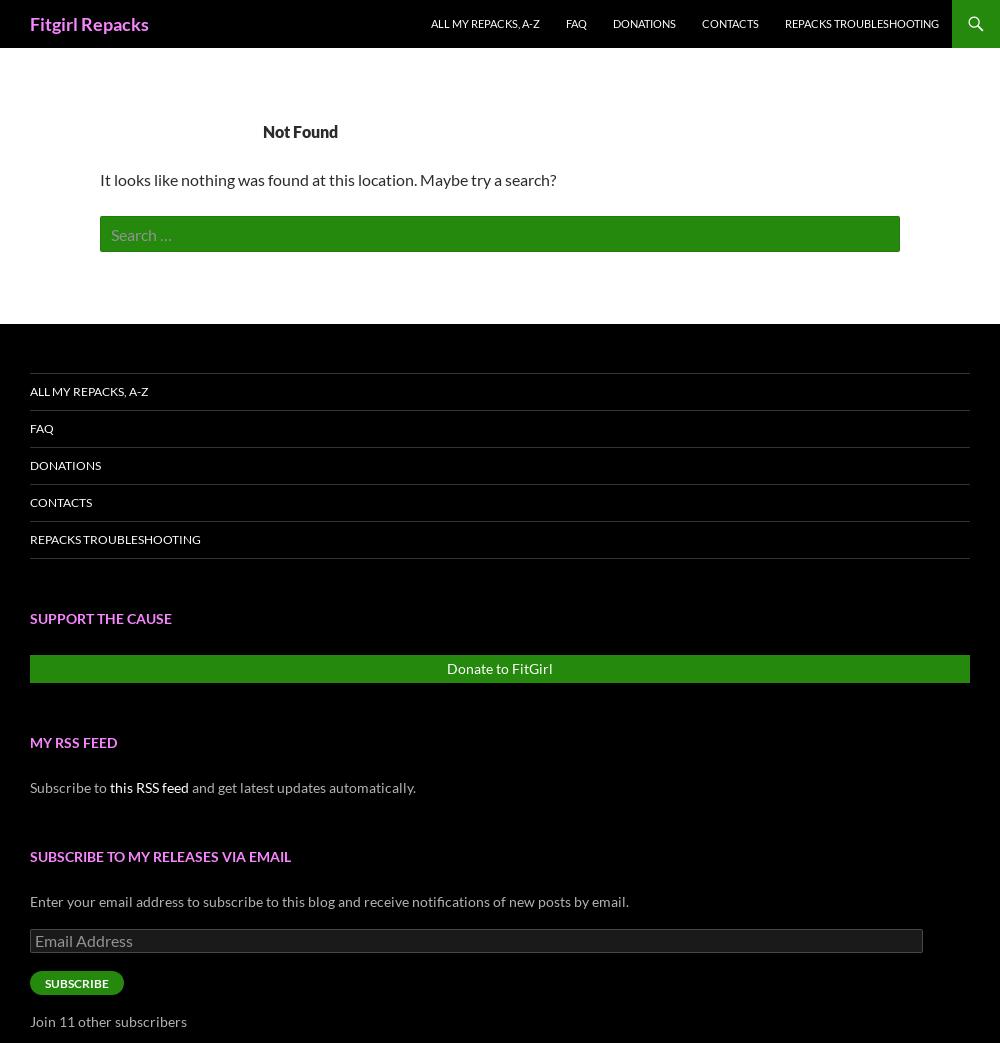  What do you see at coordinates (446, 667) in the screenshot?
I see `'Donate to FitGirl'` at bounding box center [446, 667].